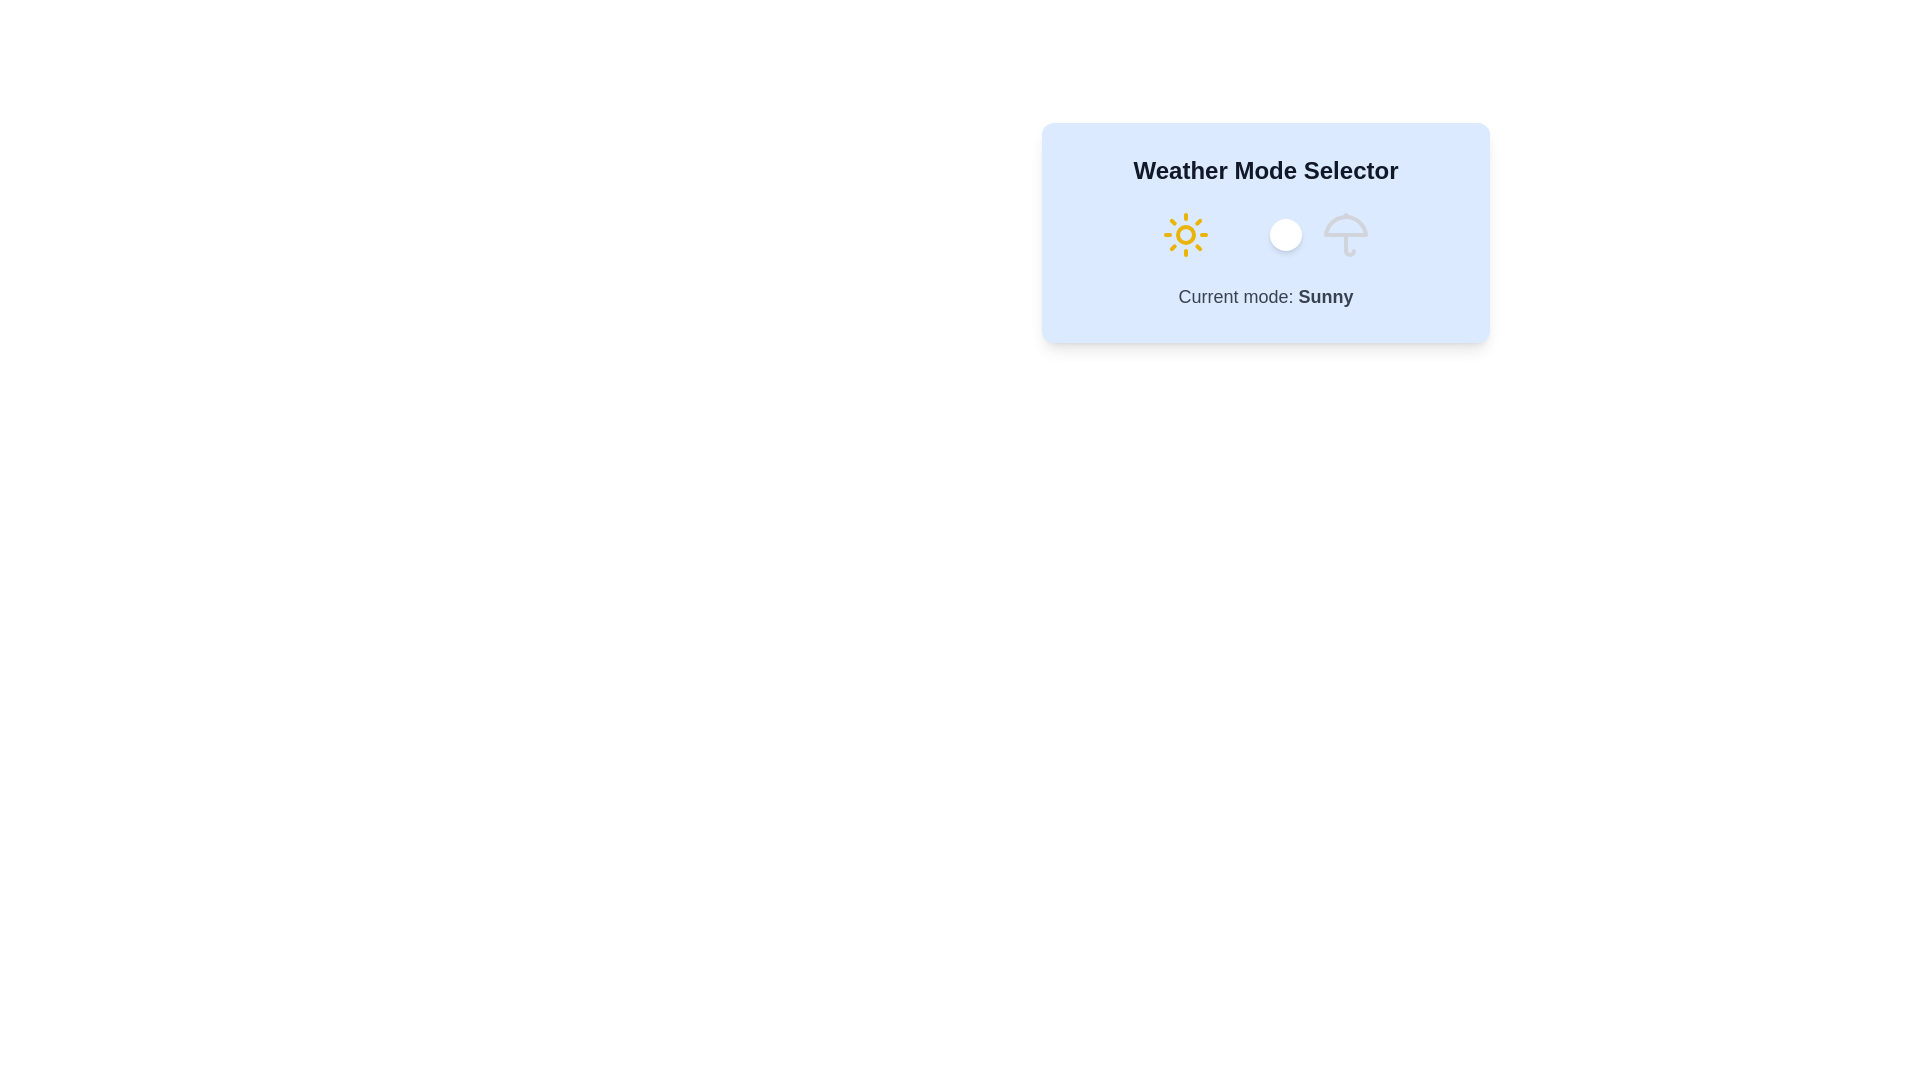 This screenshot has width=1920, height=1080. Describe the element at coordinates (1265, 234) in the screenshot. I see `the toggle between the sun and umbrella icons in the Weather Mode Selector` at that location.